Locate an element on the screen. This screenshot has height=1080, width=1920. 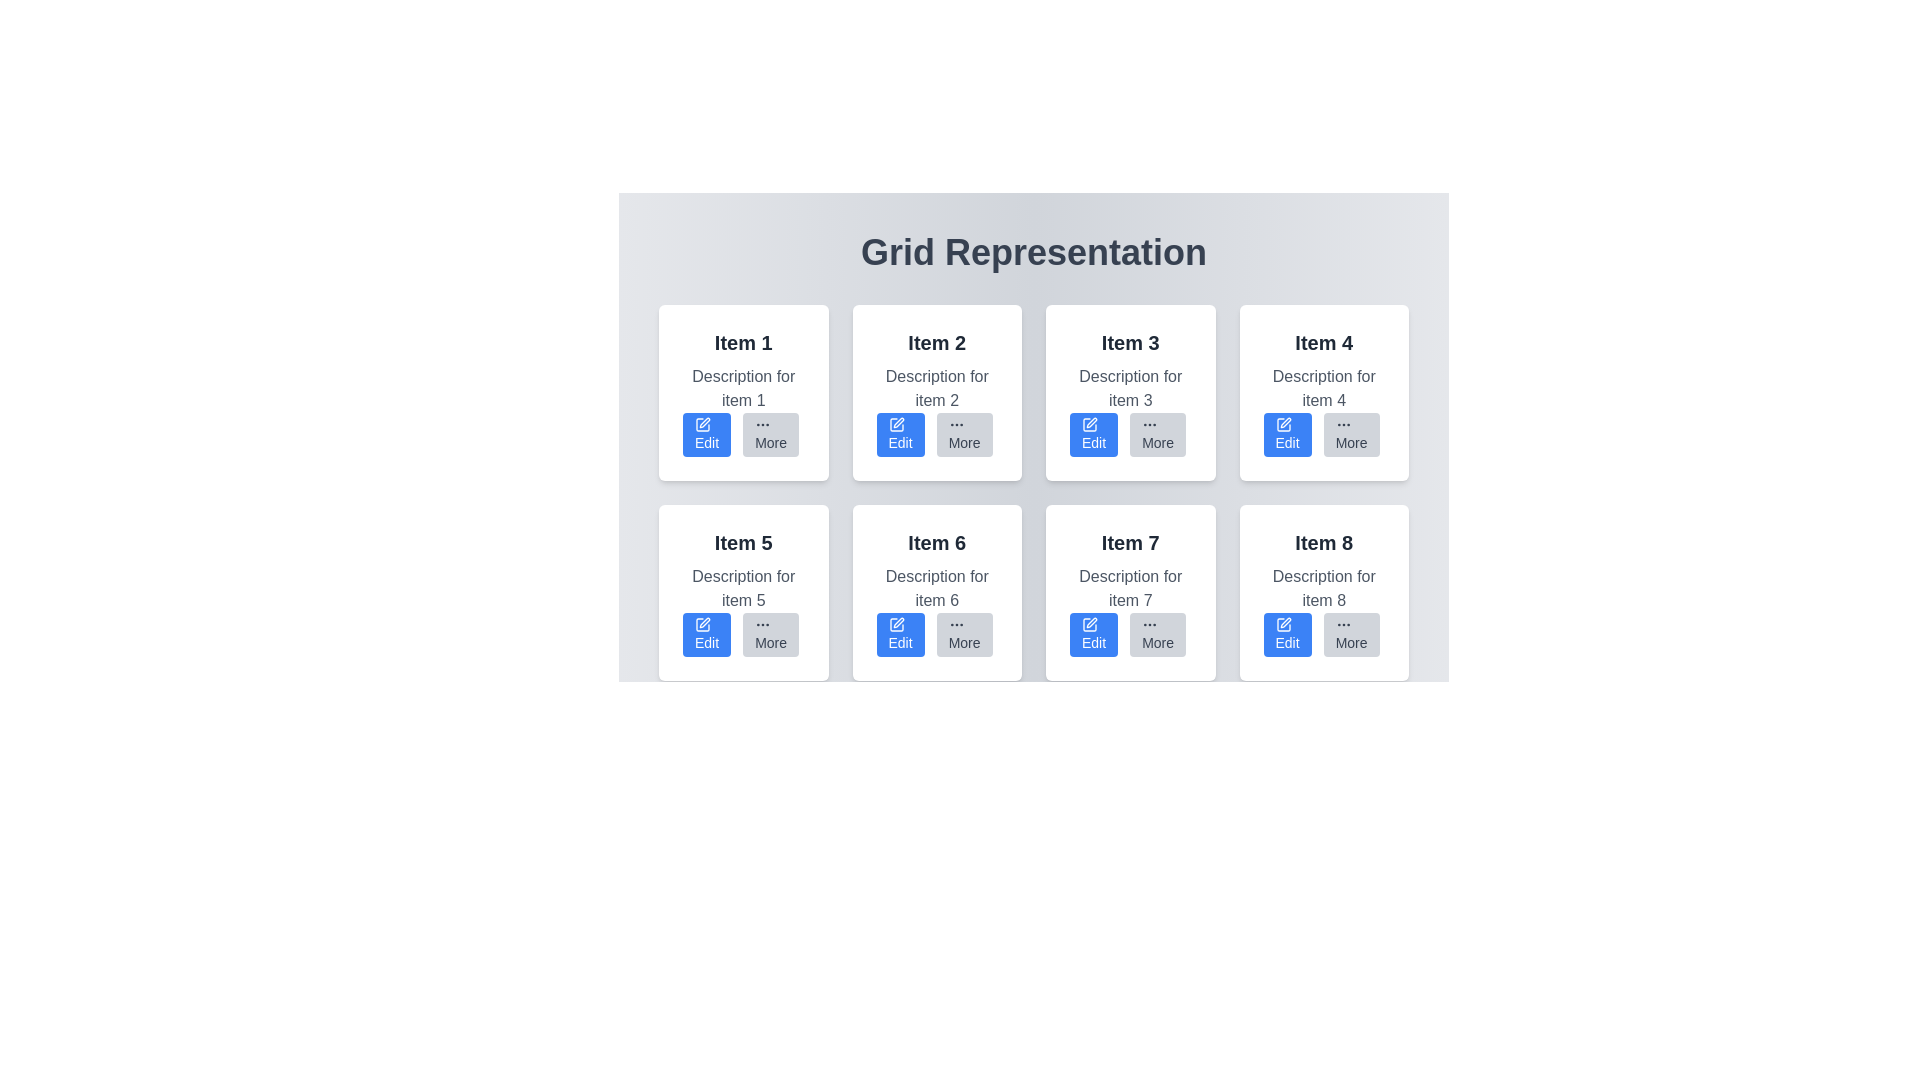
the pen icon located is located at coordinates (1090, 622).